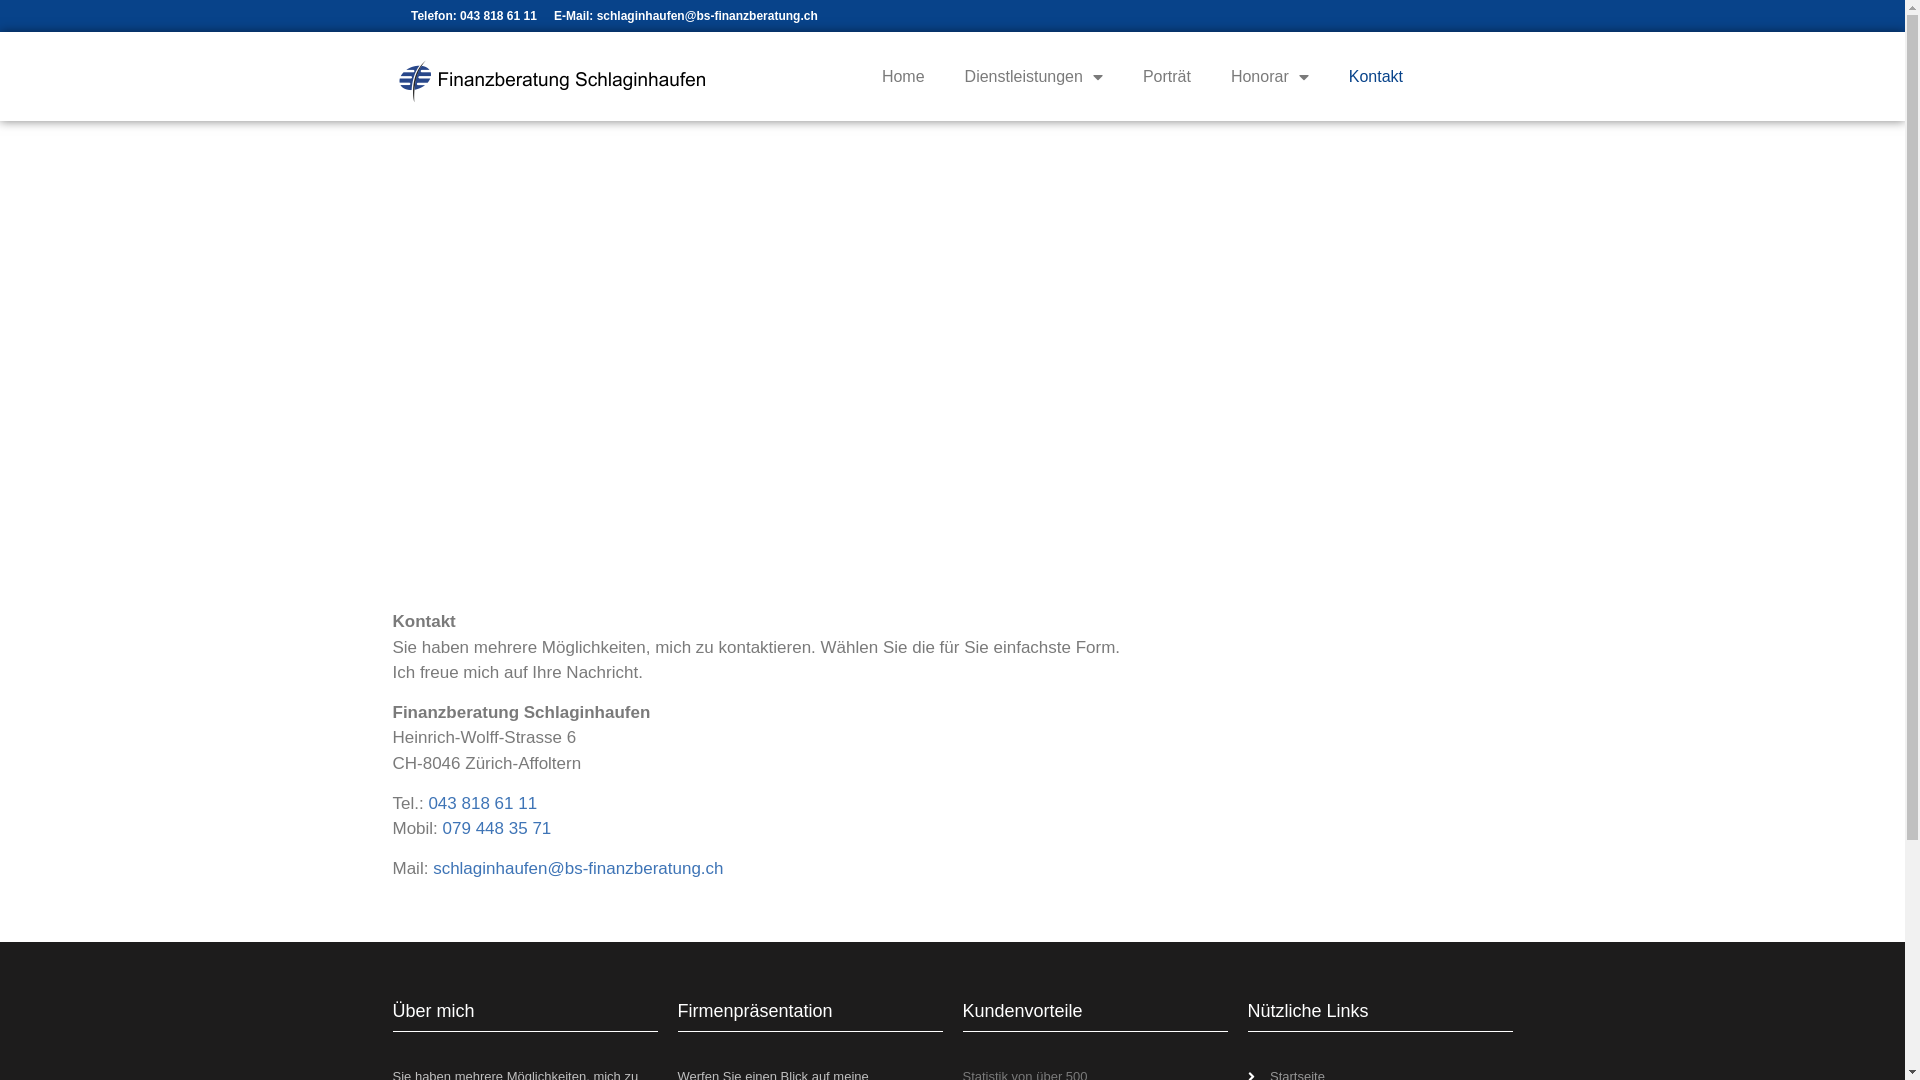 The image size is (1920, 1080). I want to click on 'E-Mail: schlaginhaufen@bs-finanzberatung.ch', so click(553, 15).